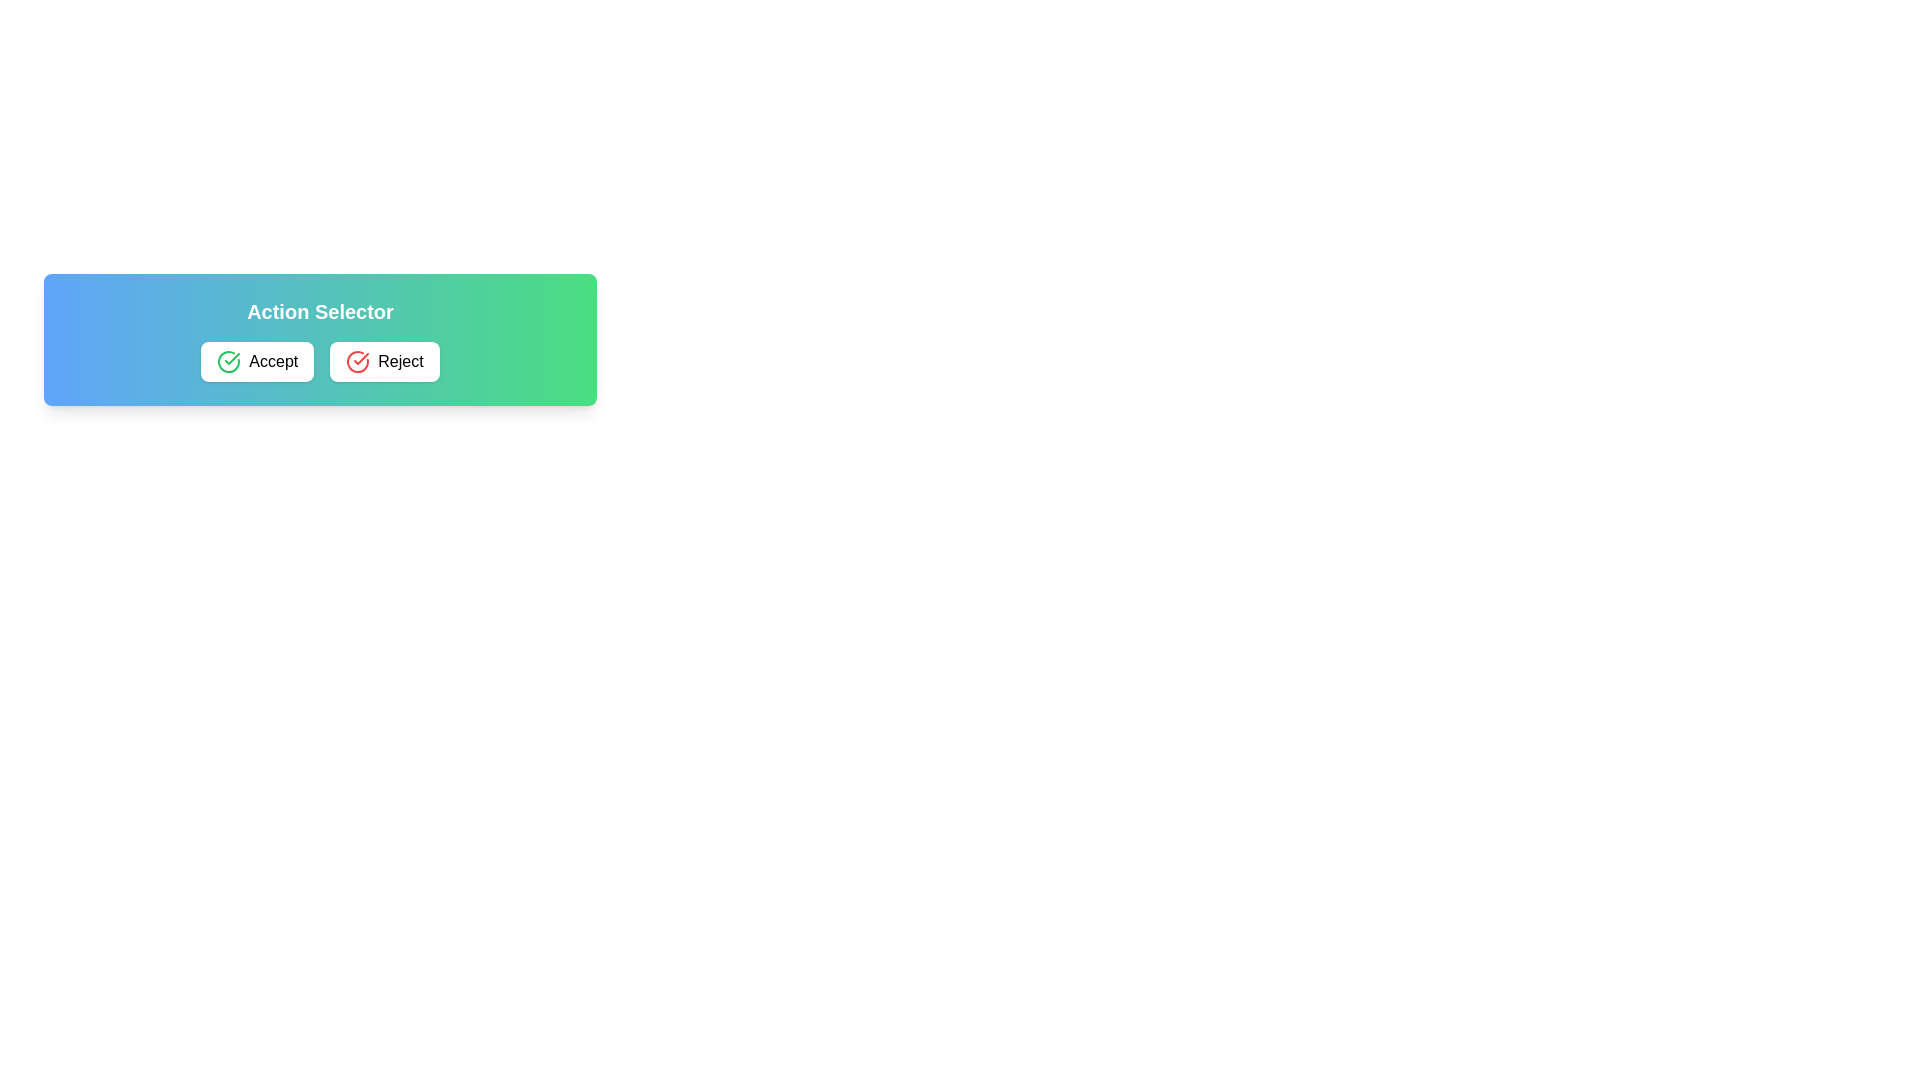 The image size is (1920, 1080). Describe the element at coordinates (361, 357) in the screenshot. I see `the rejection icon located in the 'Reject' button, which is the second button from the left in a two-button layout` at that location.